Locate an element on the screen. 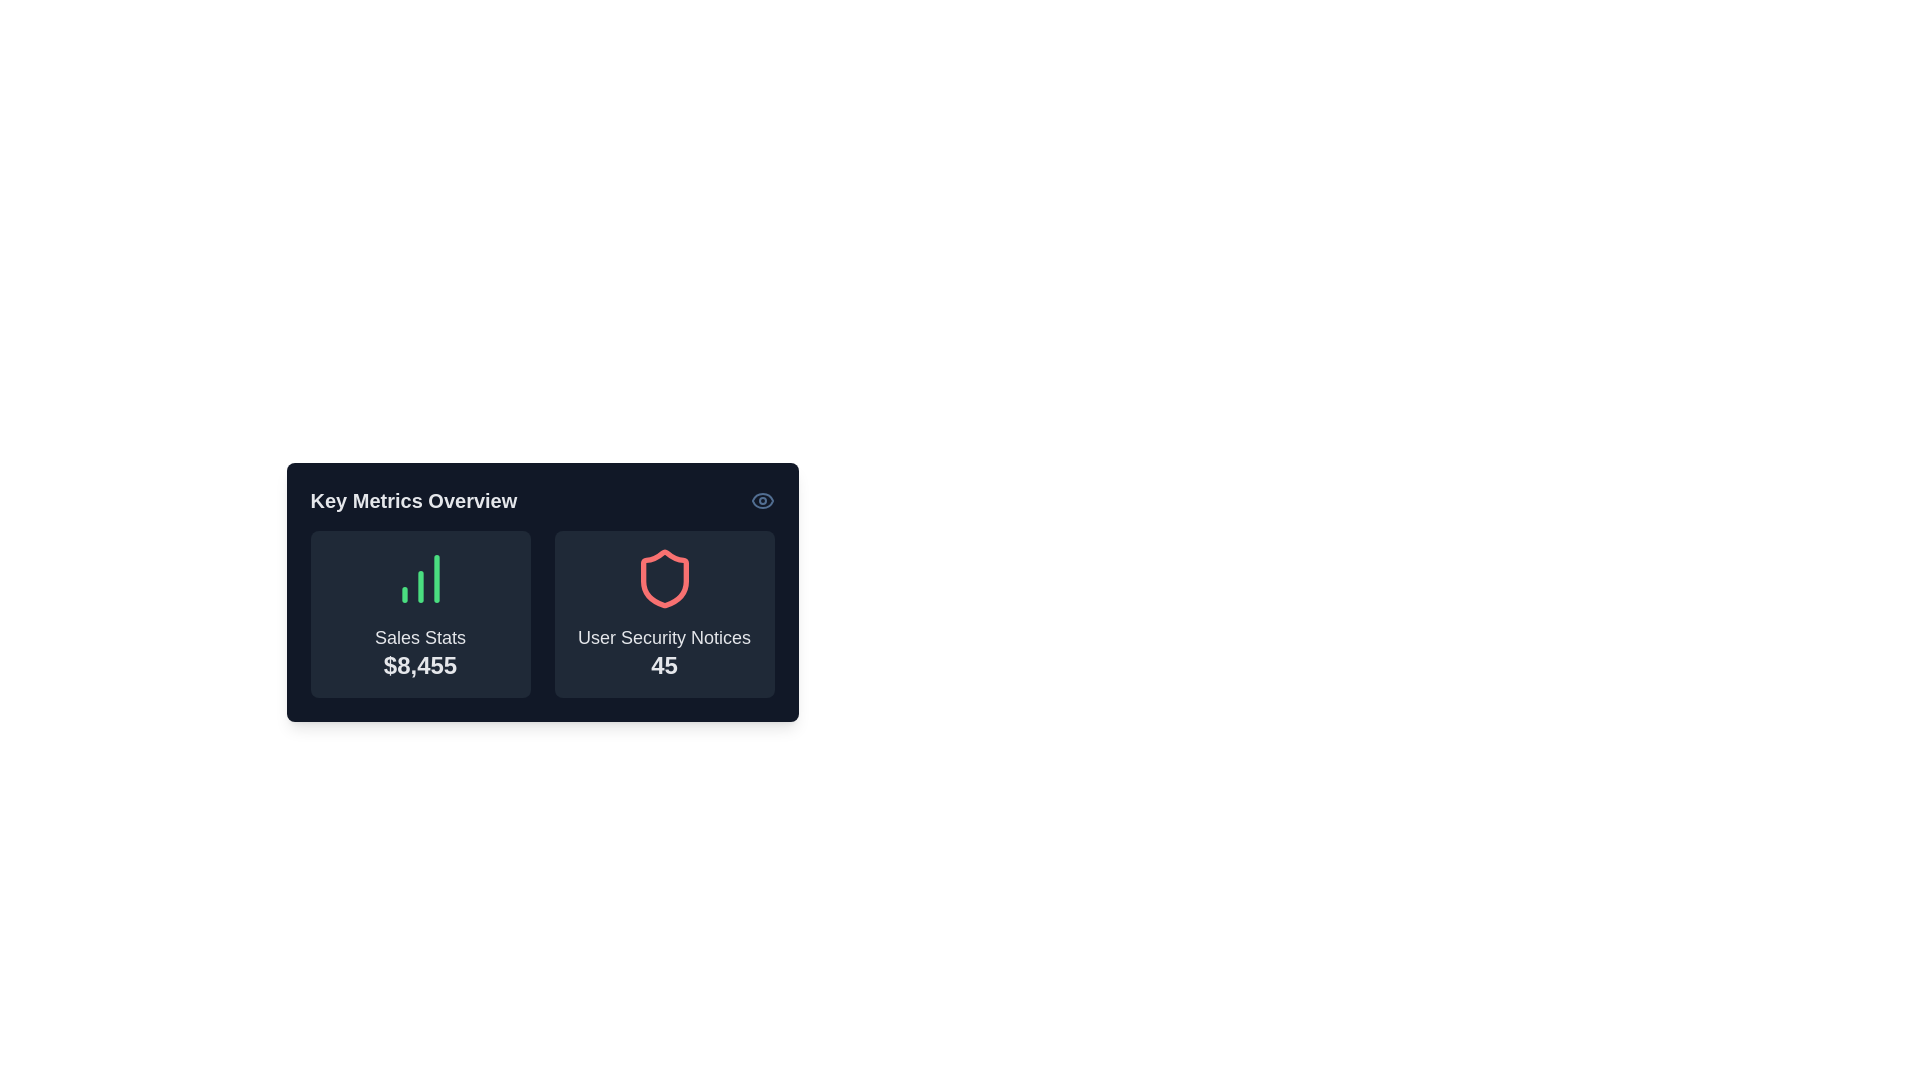 The height and width of the screenshot is (1080, 1920). the shield icon outlined in red, located within the 'User Security Notices' card in the 'Key Metrics Overview' section, positioned centrally above the text '45' is located at coordinates (664, 578).